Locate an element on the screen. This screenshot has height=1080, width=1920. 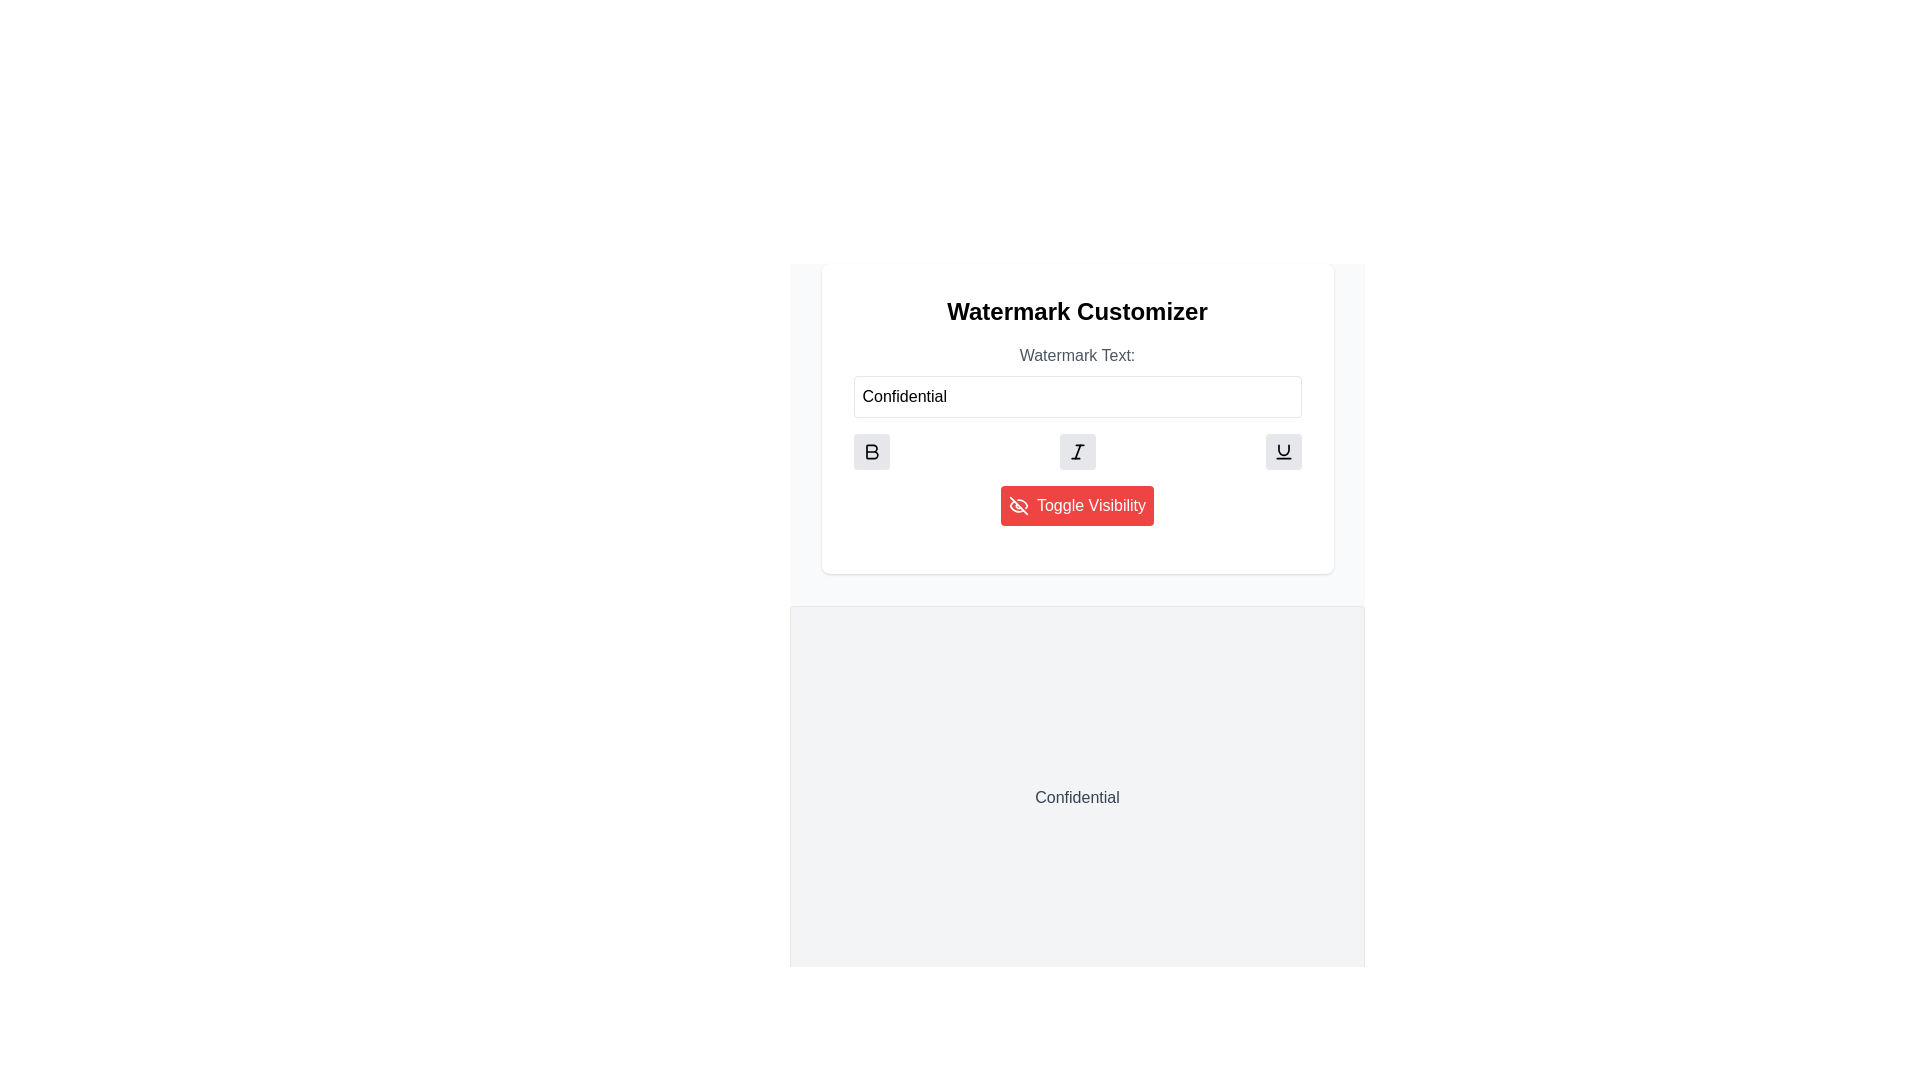
the static text label element that contains the text 'Watermark Text:' which is styled in gray color and positioned above the text input field in the 'Watermark Customizer' section is located at coordinates (1076, 354).